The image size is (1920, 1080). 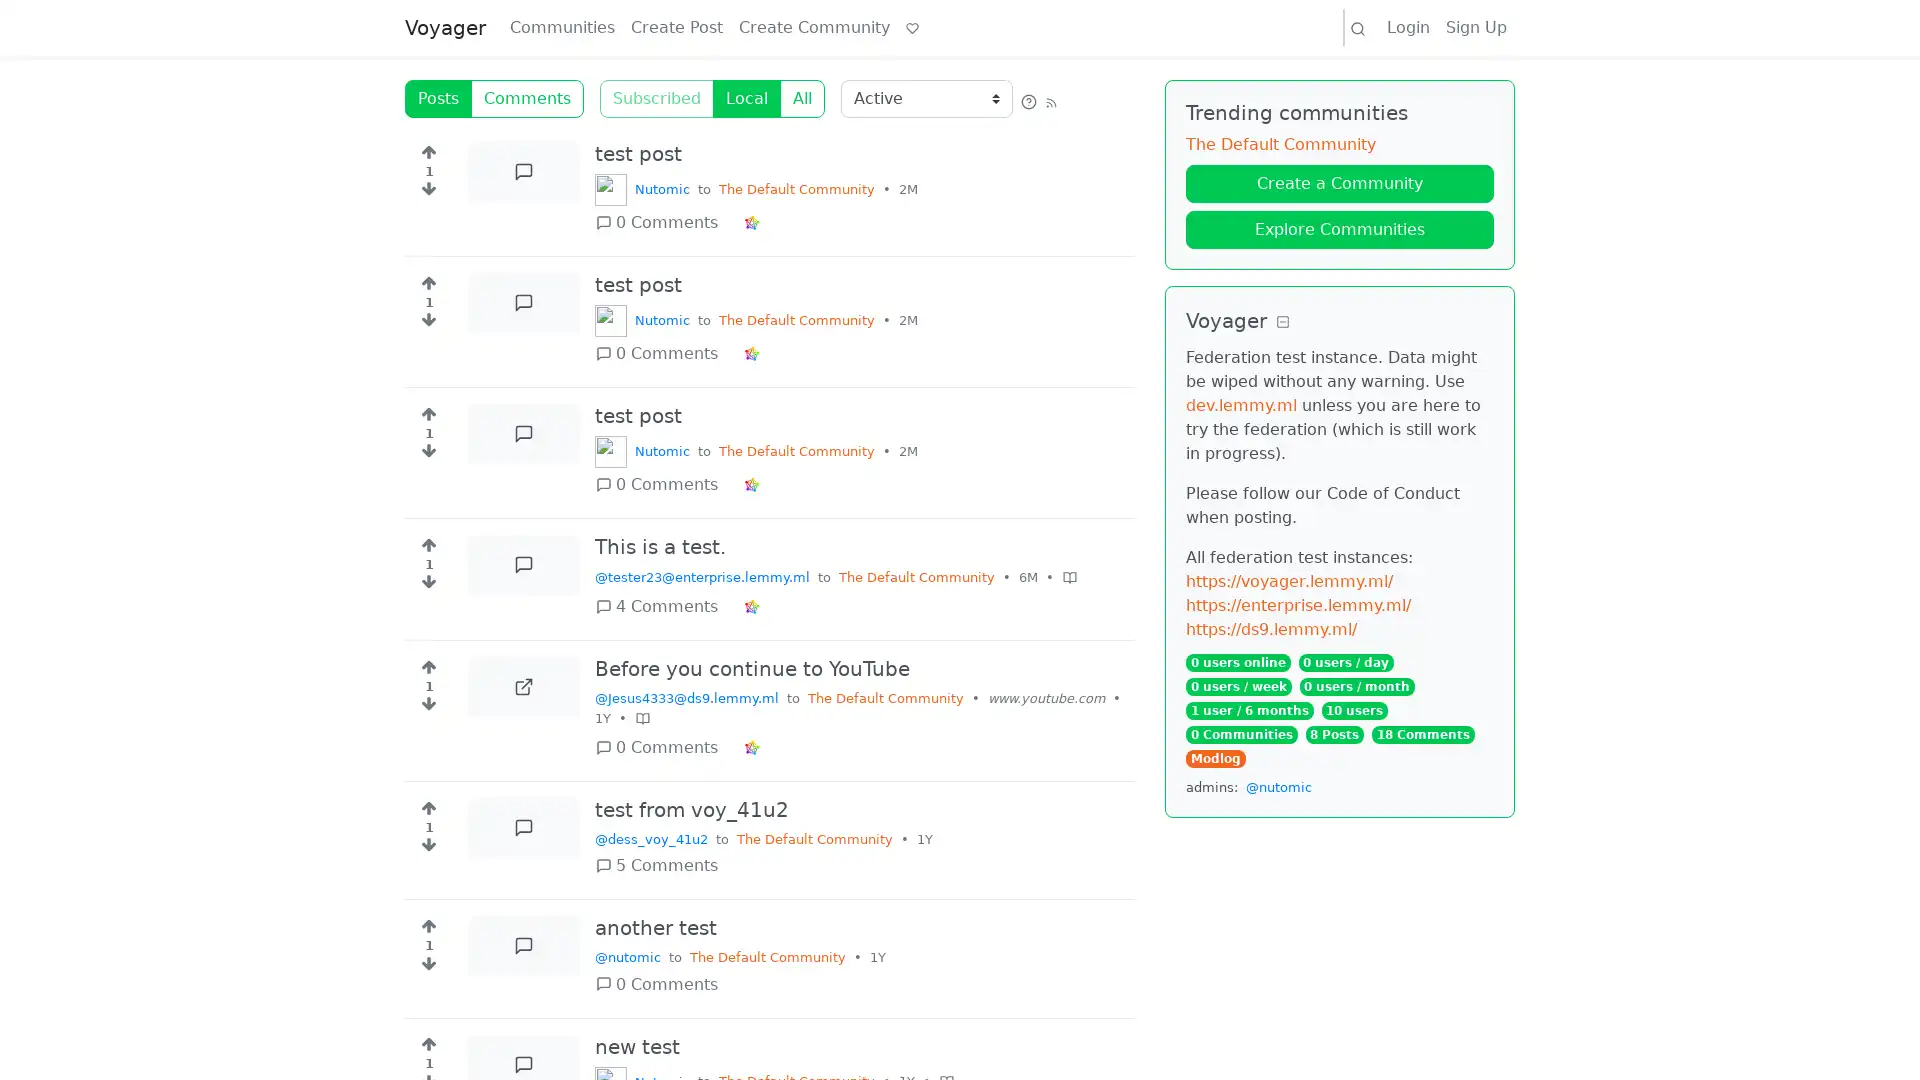 I want to click on 0 Comments, so click(x=662, y=748).